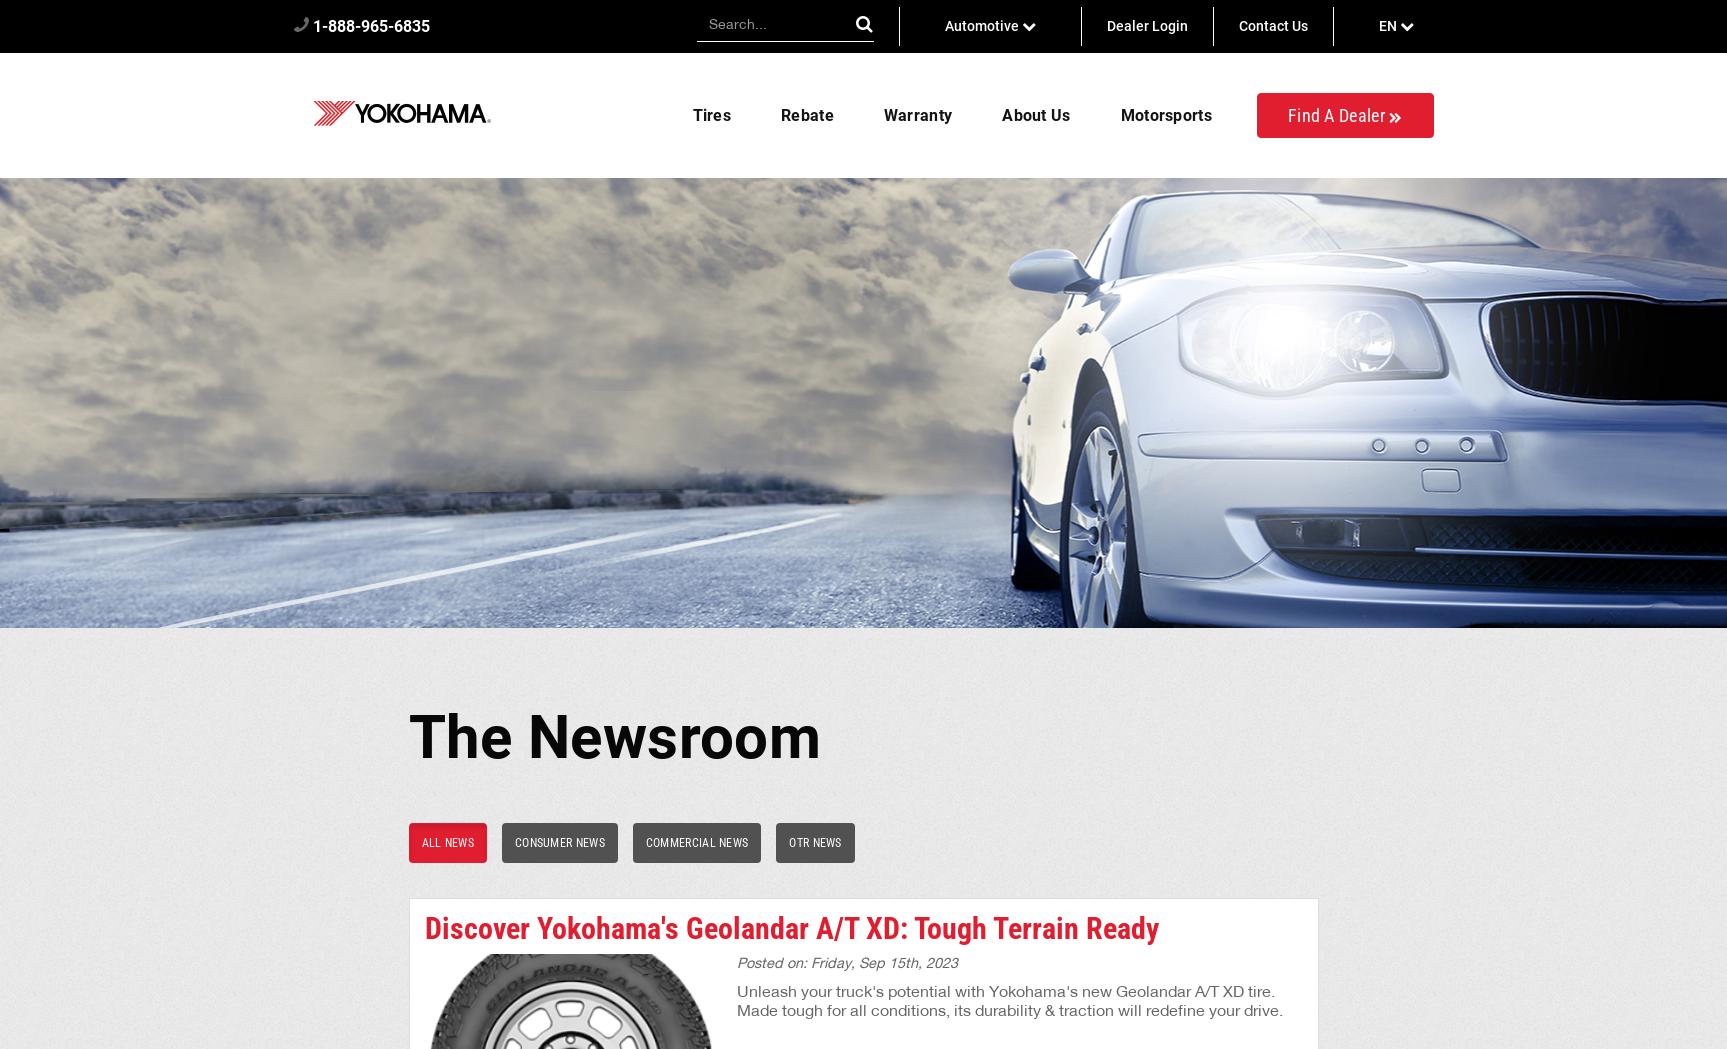  I want to click on 'Motorsports', so click(1165, 113).